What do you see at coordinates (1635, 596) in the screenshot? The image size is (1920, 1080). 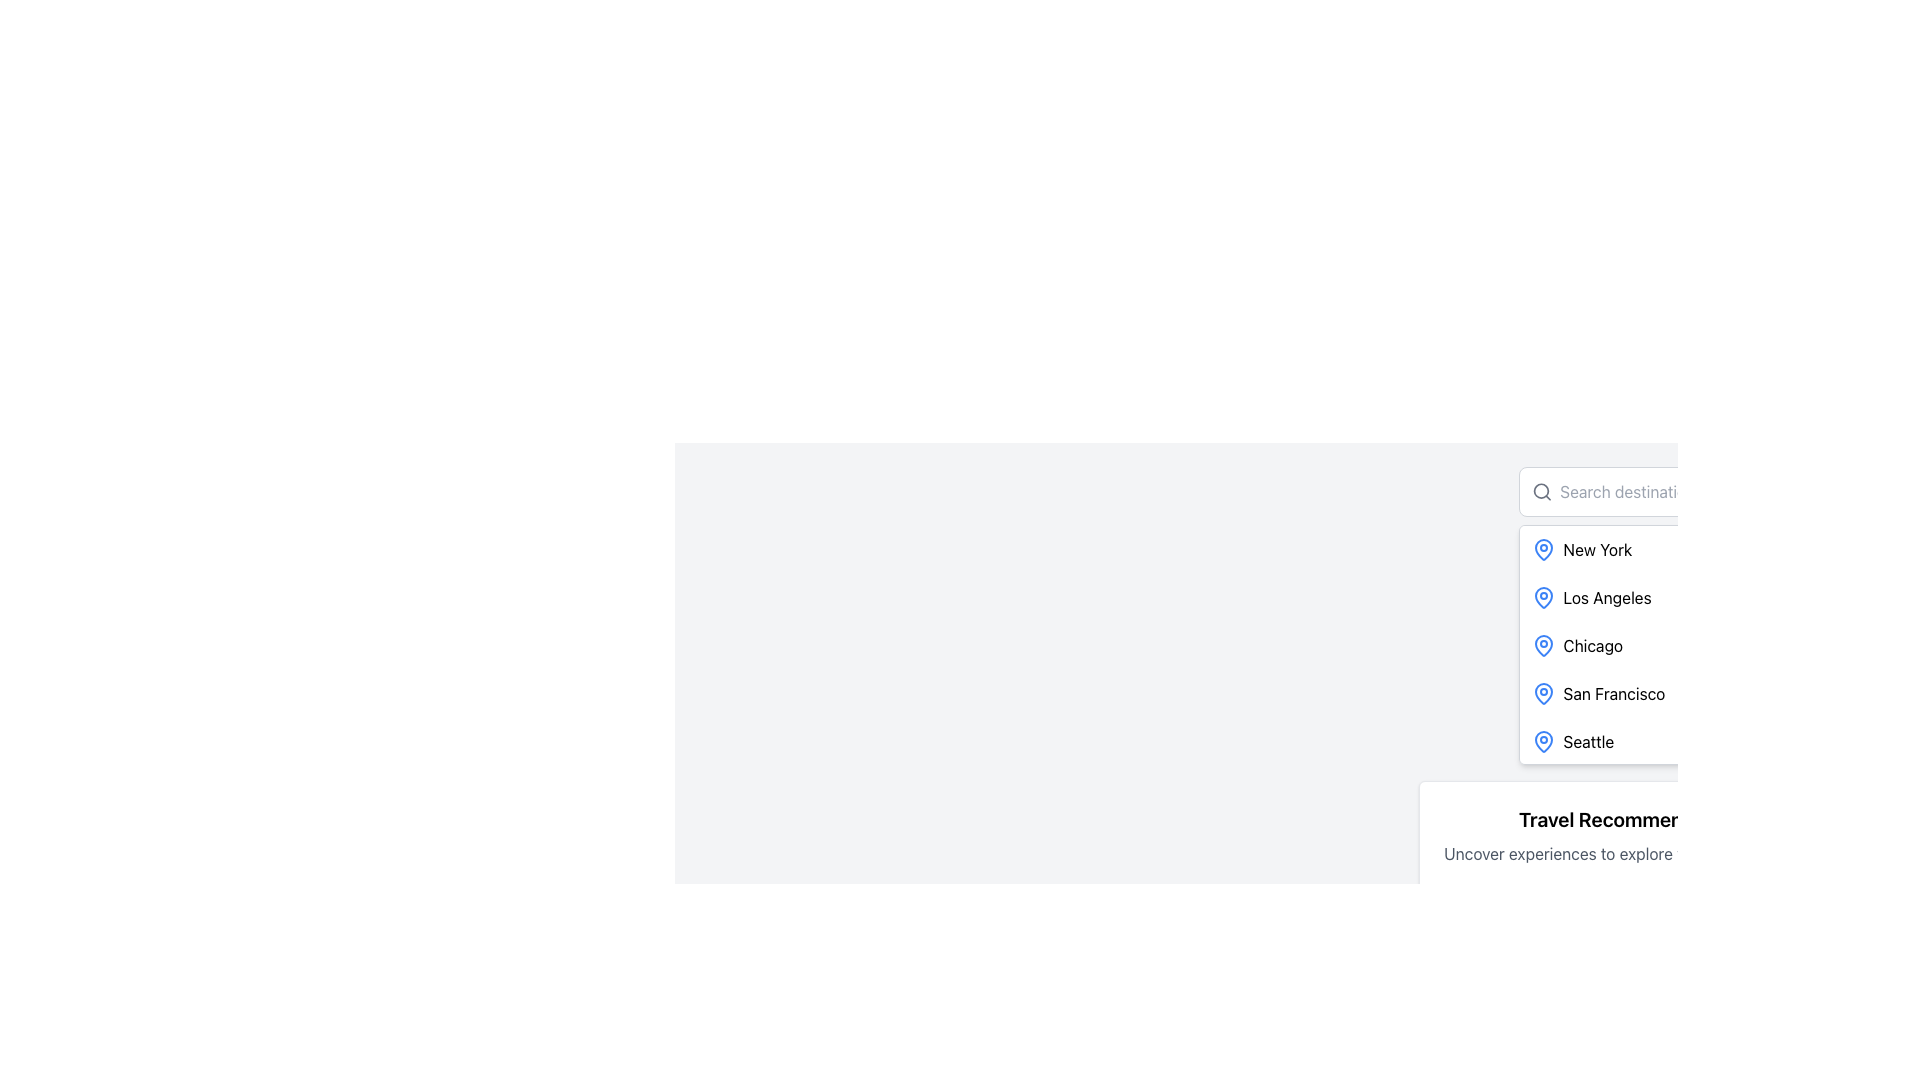 I see `to select the list item labeled 'Los Angeles', which is the second item in a vertical list and features a blue pin icon on the left` at bounding box center [1635, 596].